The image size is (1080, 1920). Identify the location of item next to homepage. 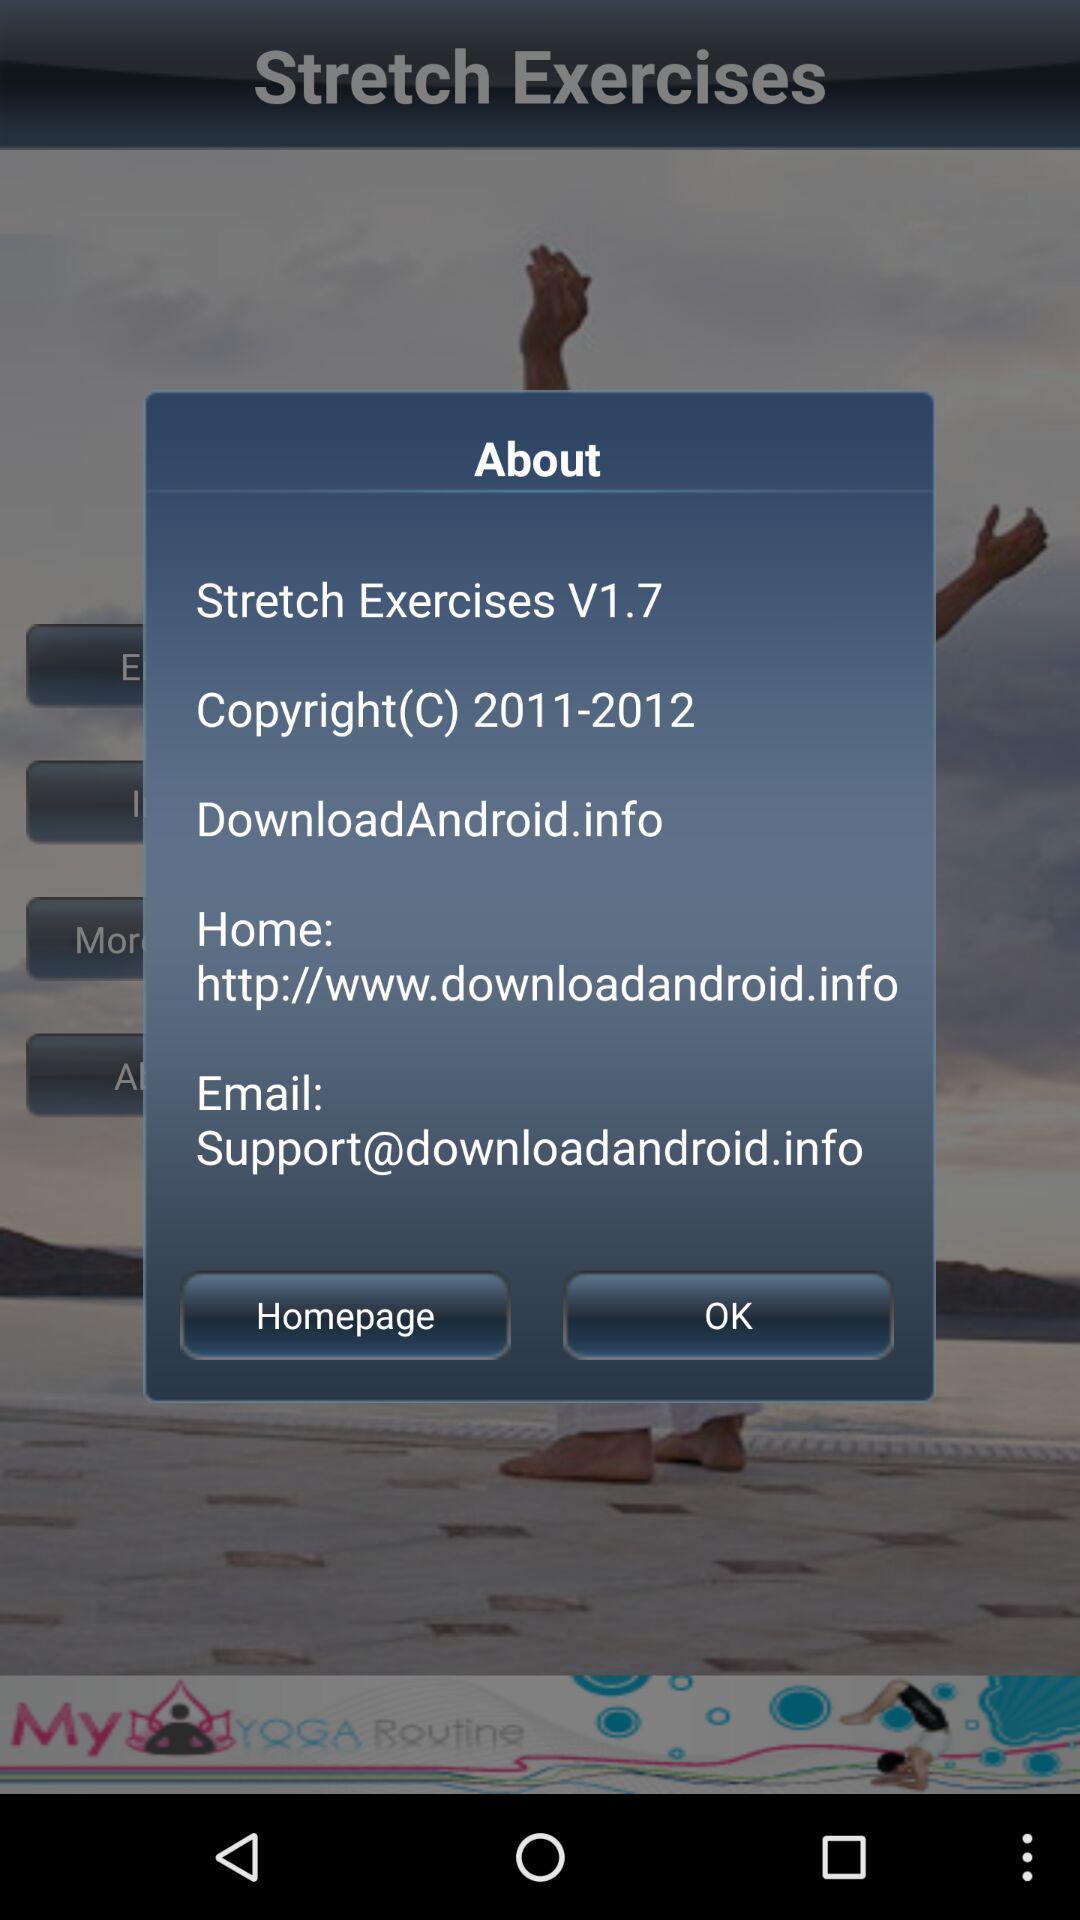
(728, 1315).